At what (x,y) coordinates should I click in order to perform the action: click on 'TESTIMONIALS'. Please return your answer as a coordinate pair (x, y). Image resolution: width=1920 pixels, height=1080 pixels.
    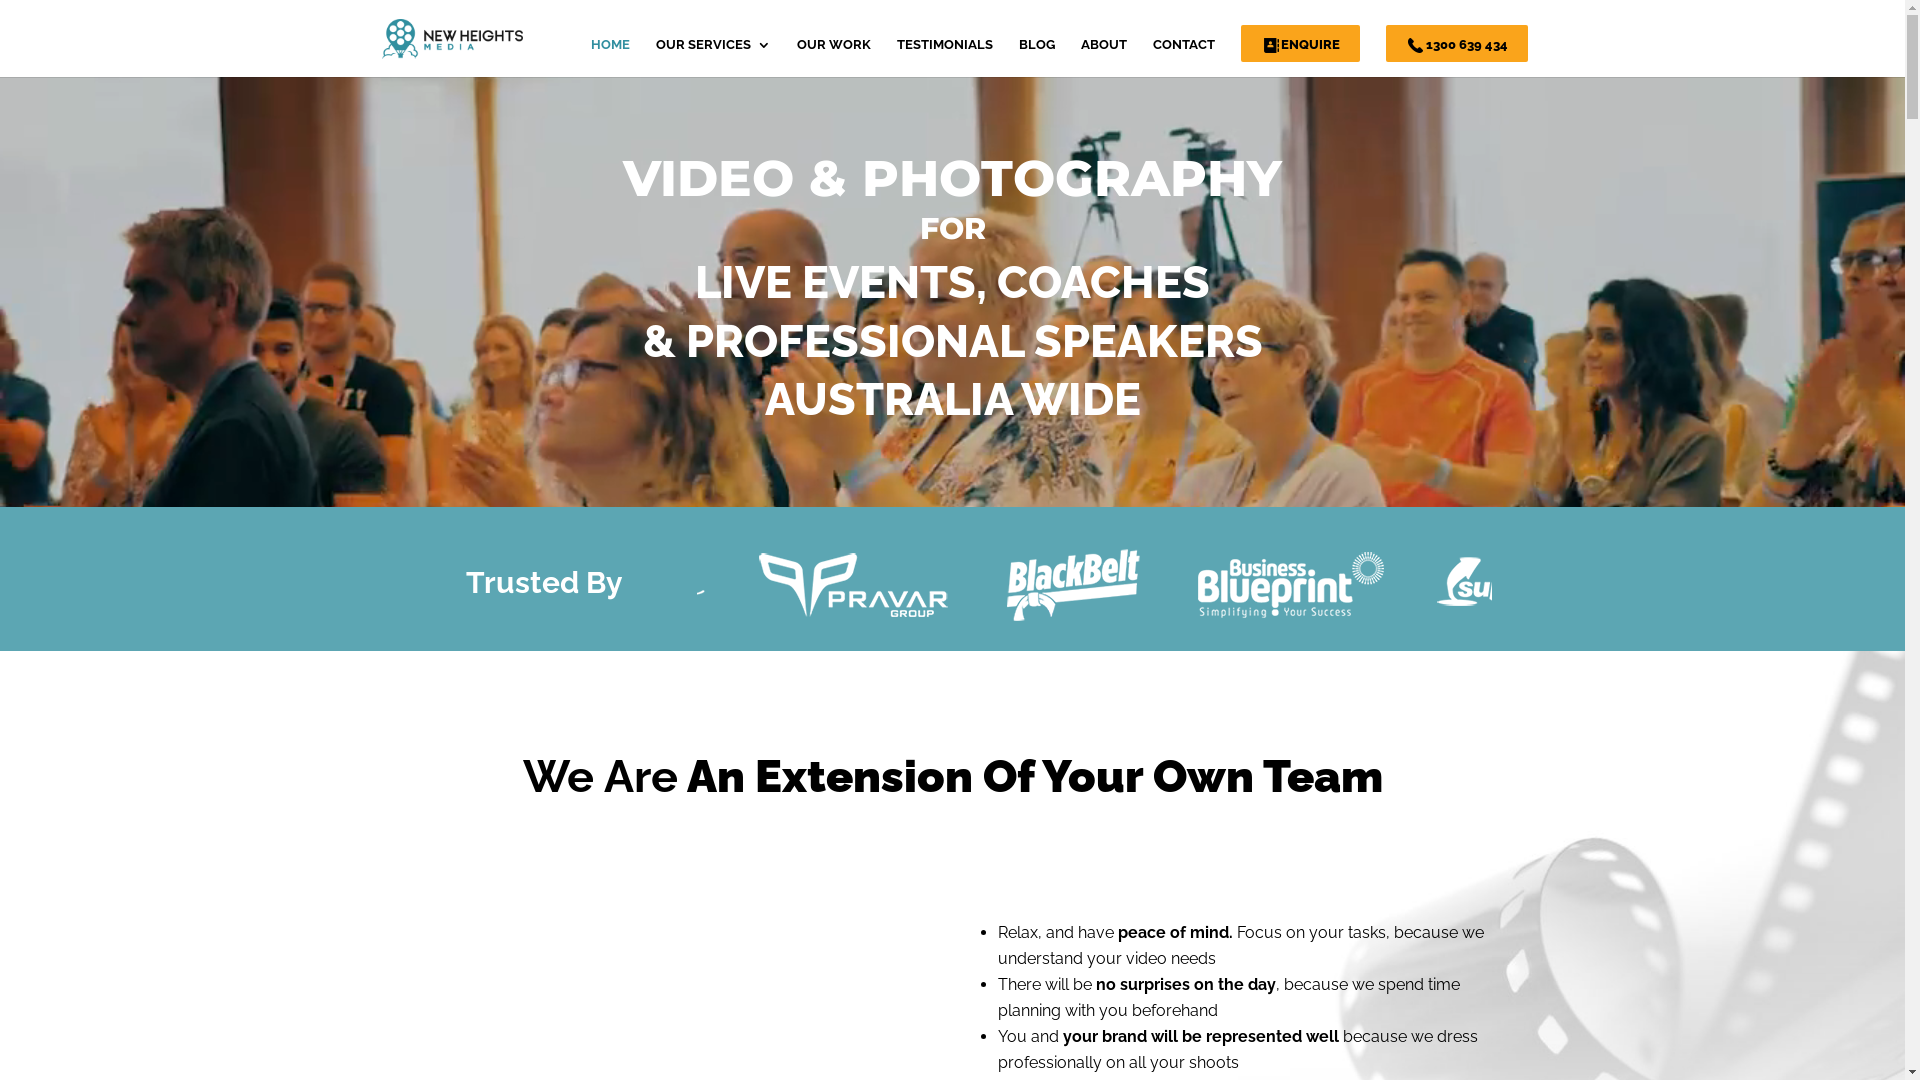
    Looking at the image, I should click on (943, 56).